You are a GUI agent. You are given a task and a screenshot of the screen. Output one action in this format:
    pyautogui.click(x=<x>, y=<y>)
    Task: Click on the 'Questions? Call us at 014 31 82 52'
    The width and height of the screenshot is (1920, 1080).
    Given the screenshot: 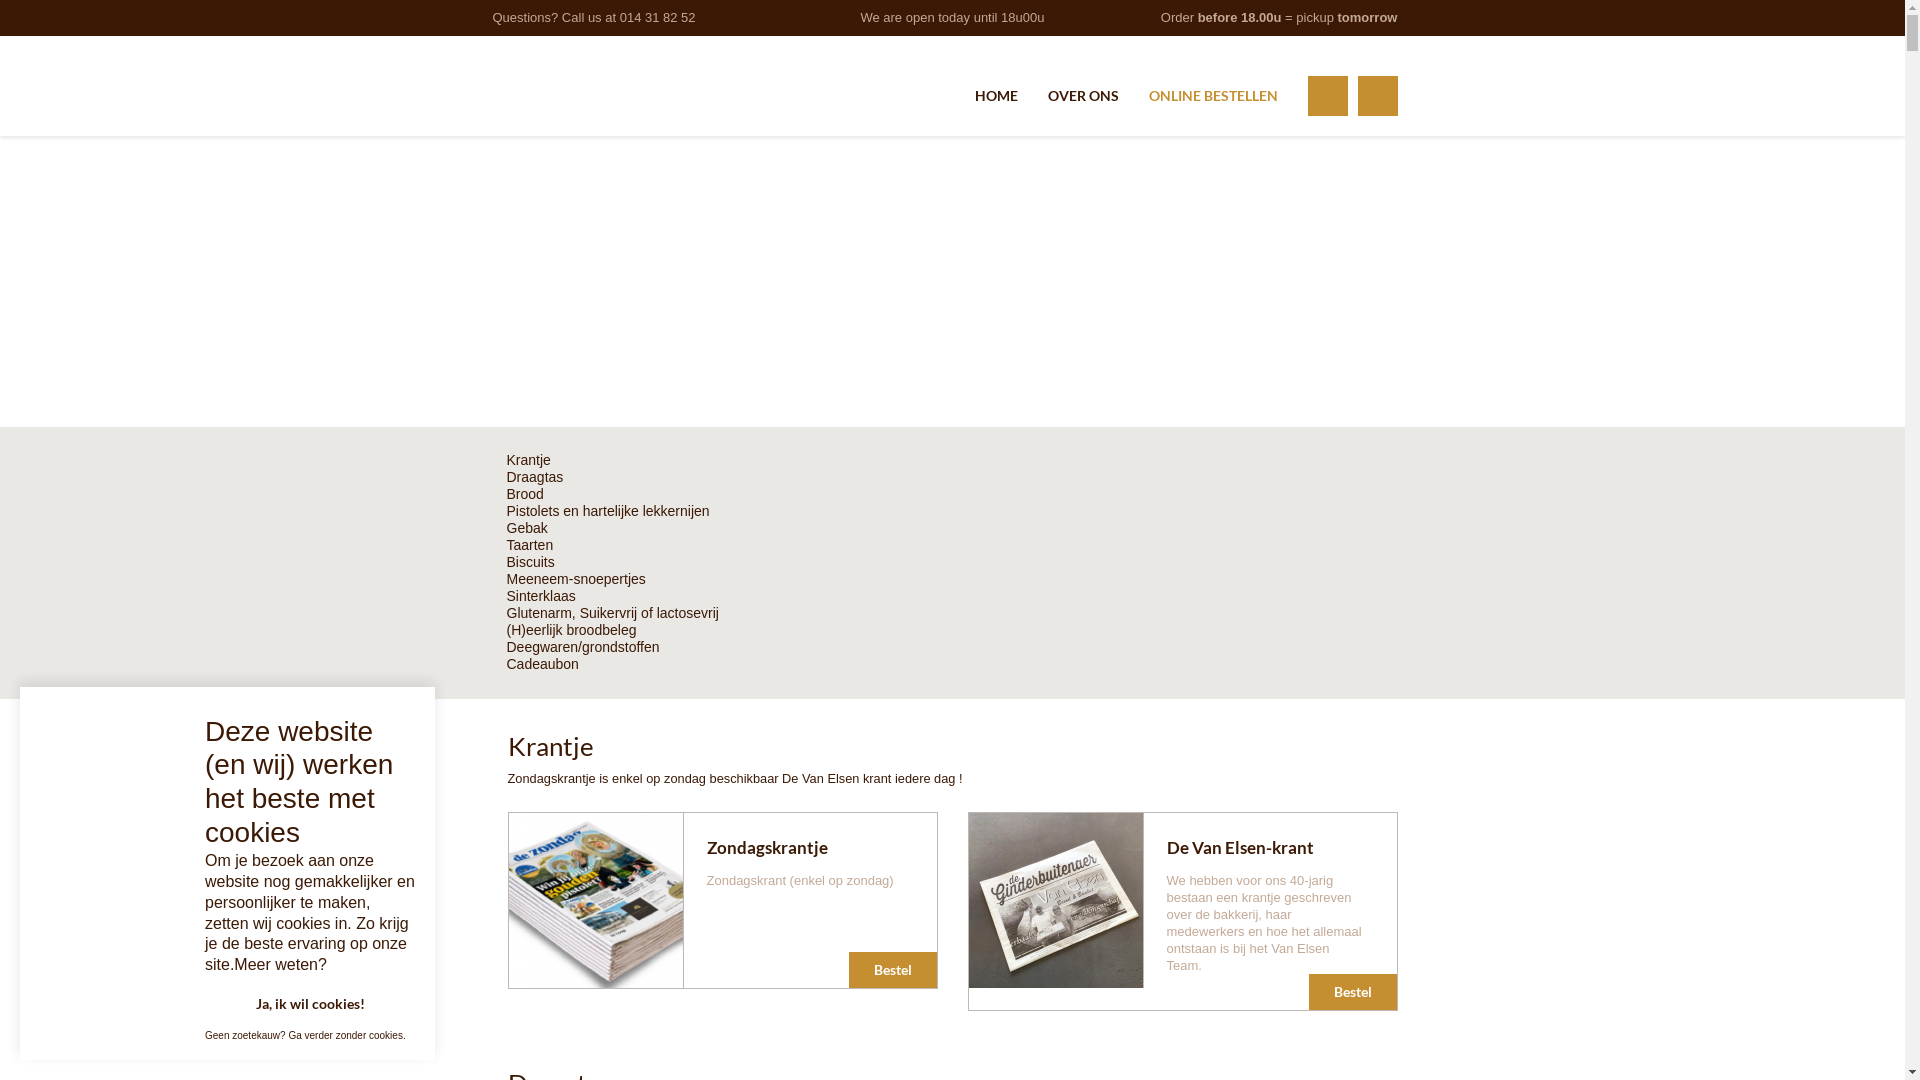 What is the action you would take?
    pyautogui.click(x=592, y=17)
    